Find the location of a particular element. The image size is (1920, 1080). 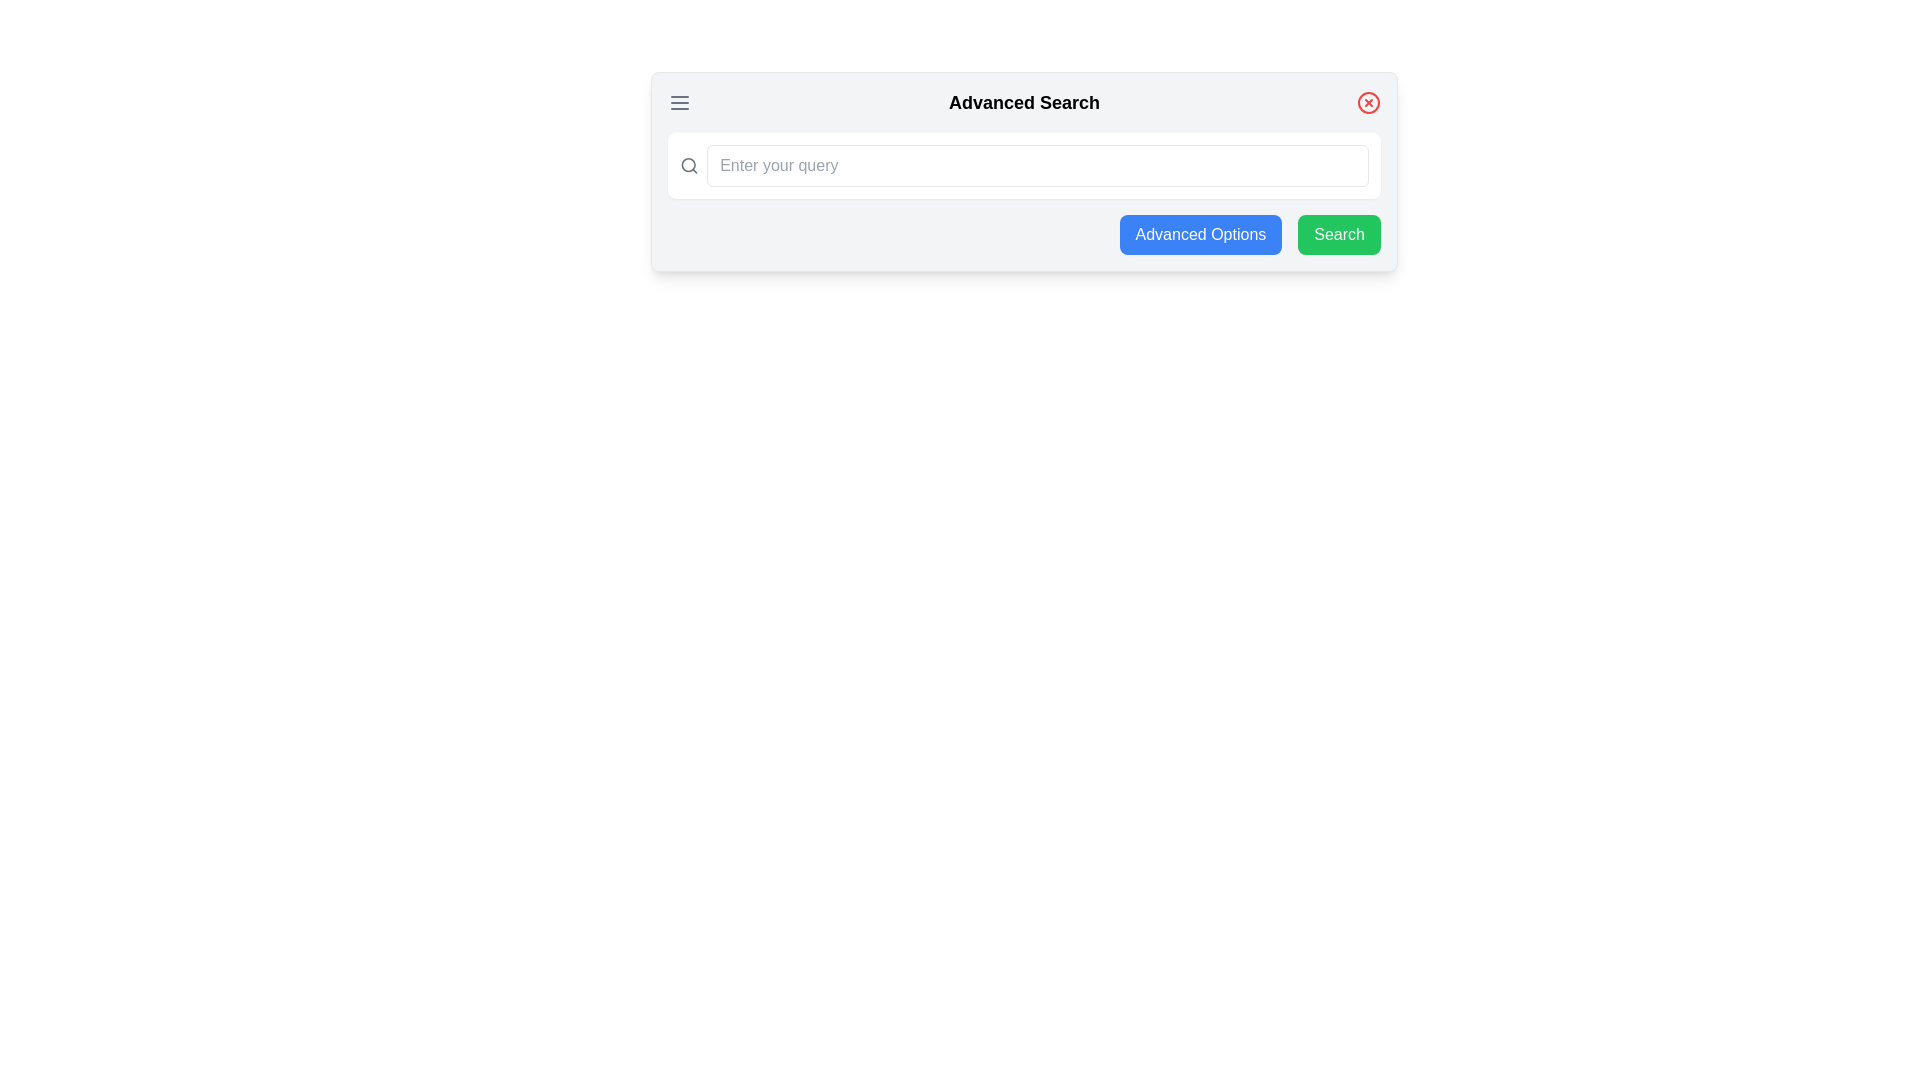

the search icon represented by a magnifying glass, which is located in the top-left corner of the search bar, adjacent to the query input field is located at coordinates (689, 164).